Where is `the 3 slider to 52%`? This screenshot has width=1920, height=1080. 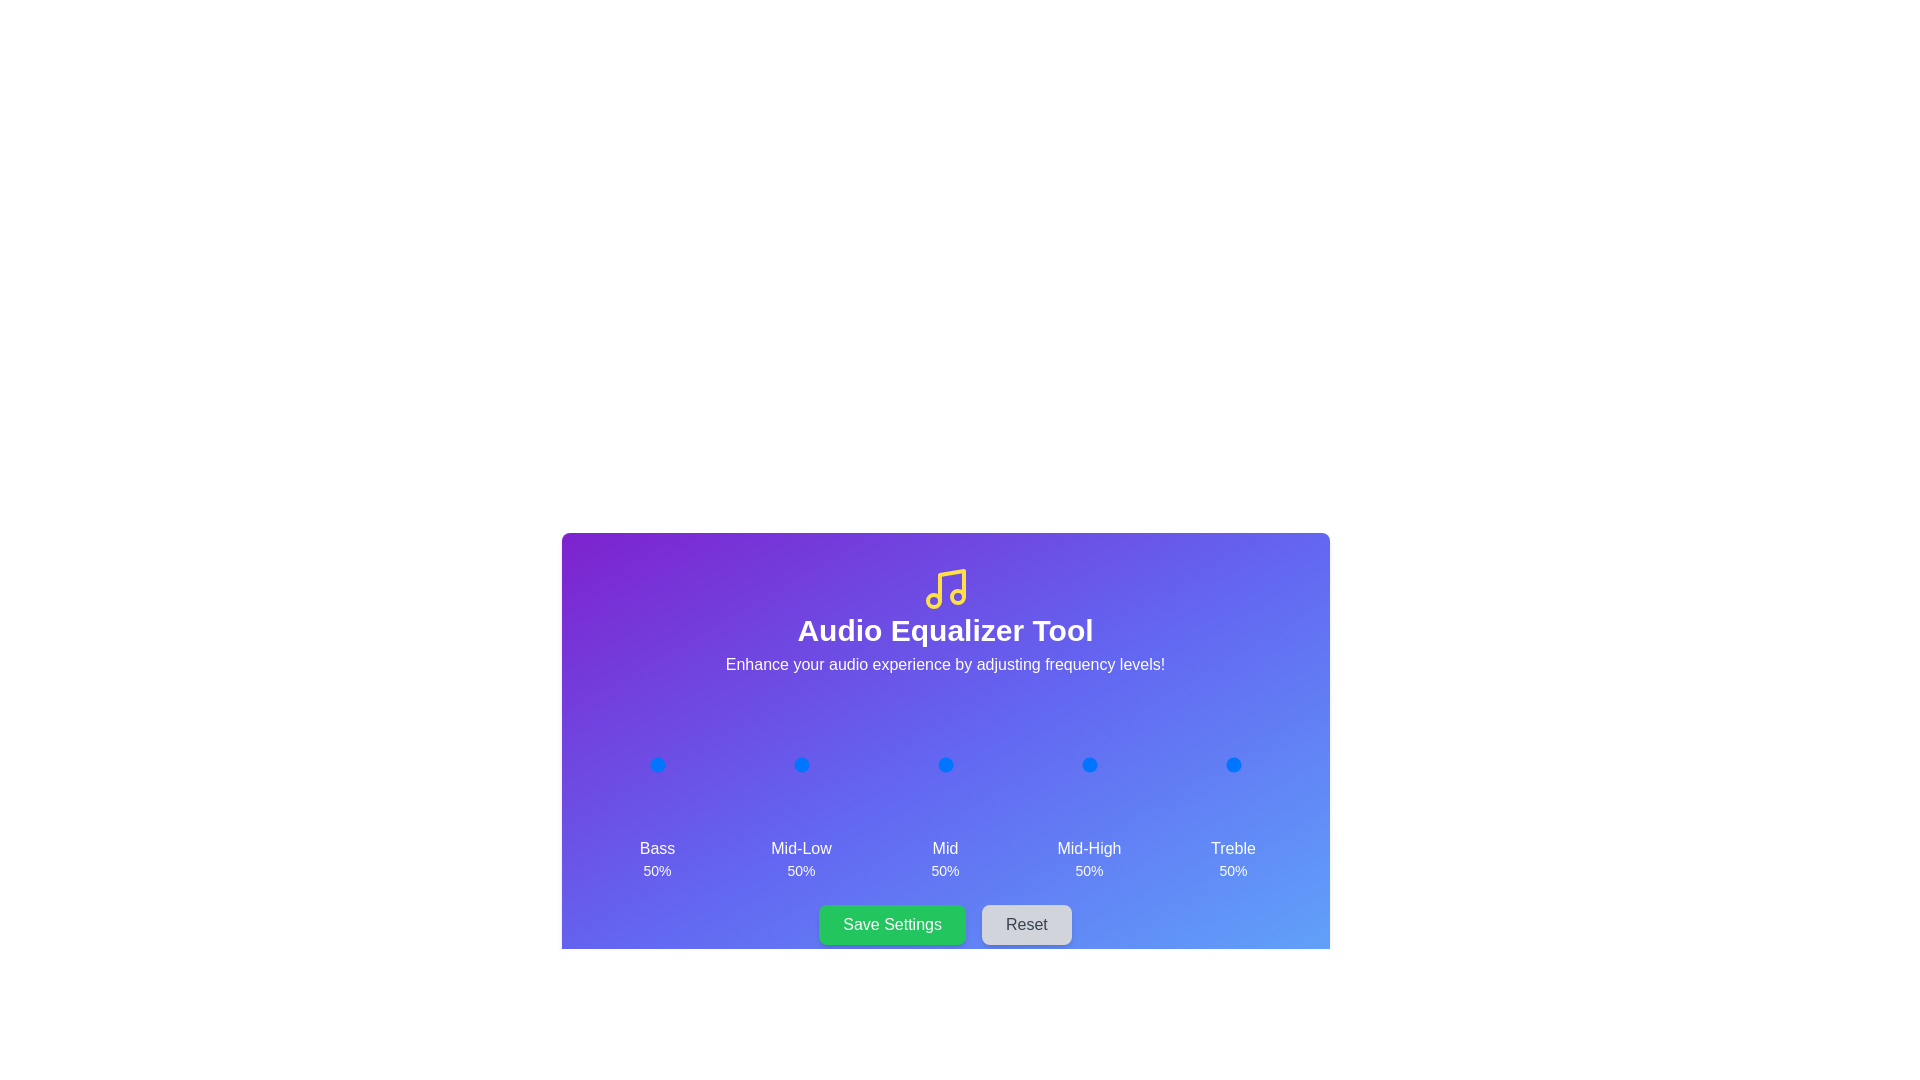 the 3 slider to 52% is located at coordinates (1089, 764).